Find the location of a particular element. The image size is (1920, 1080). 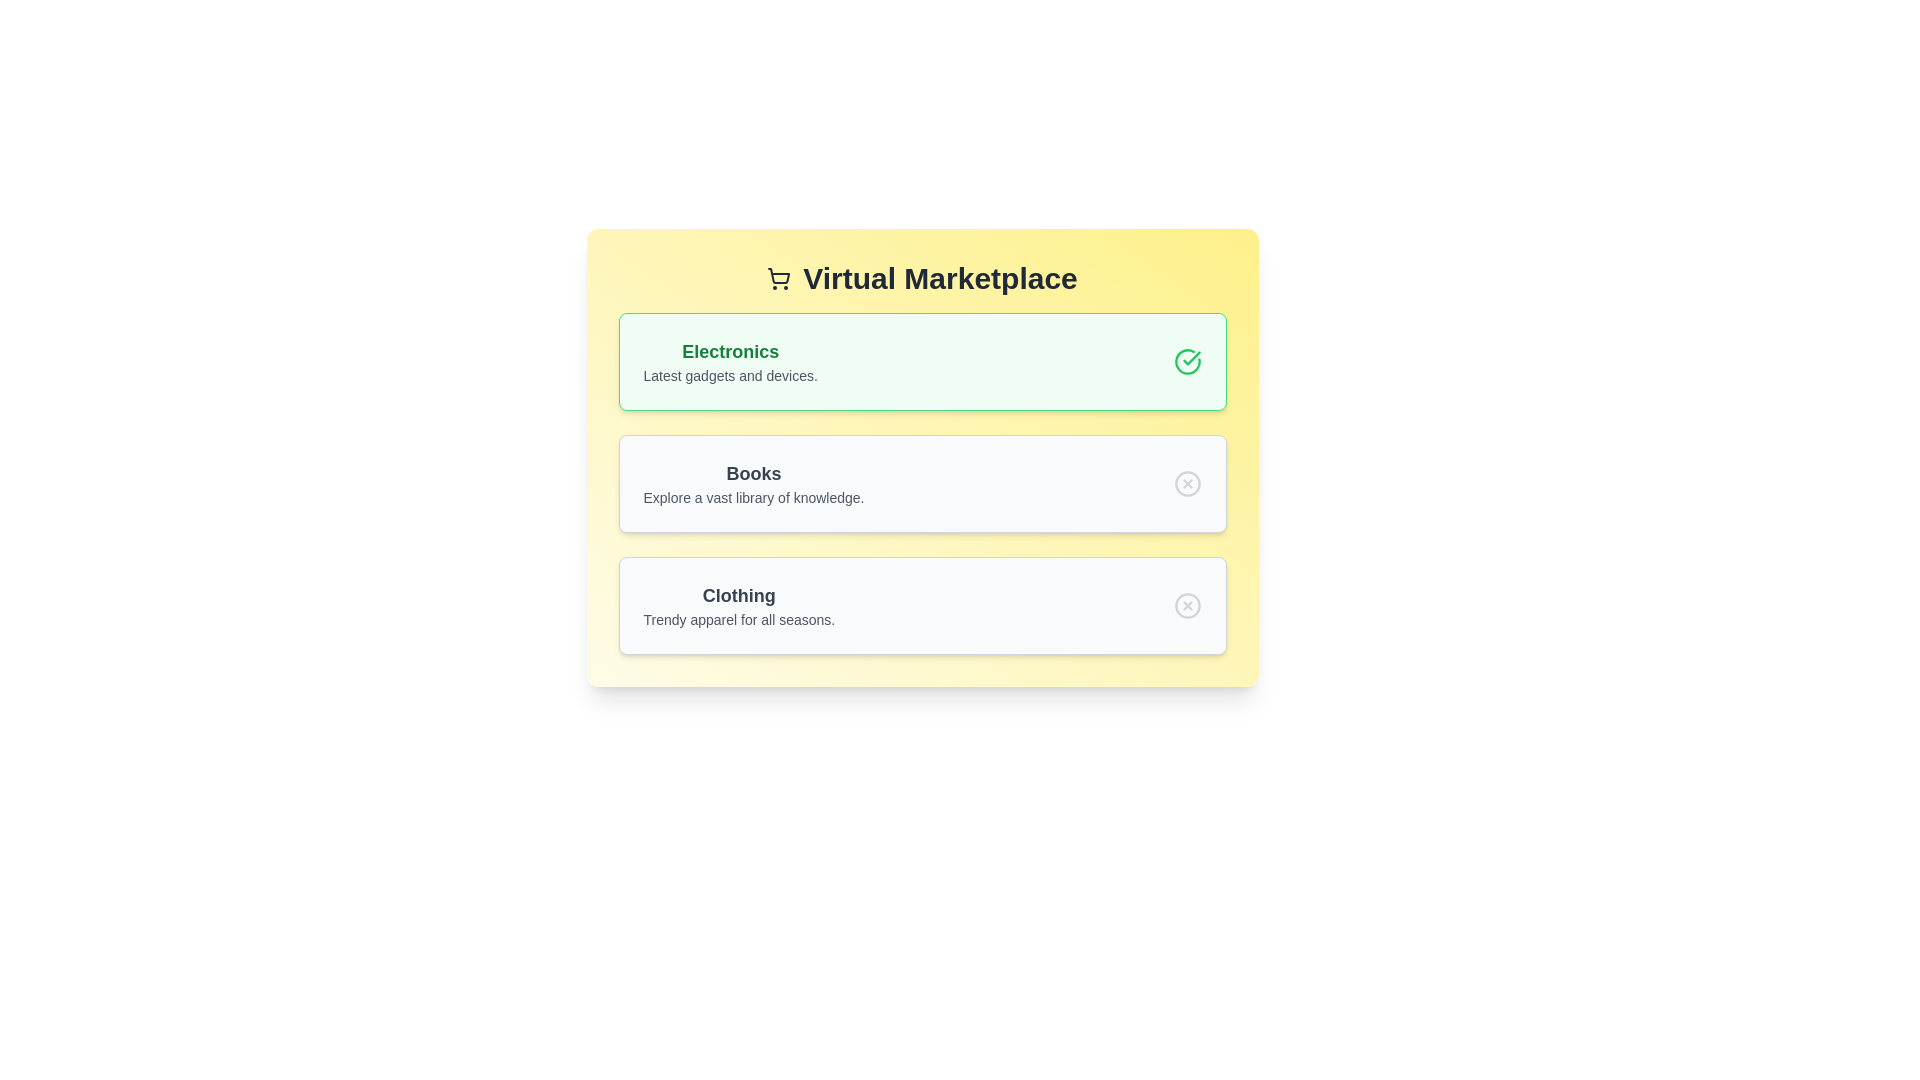

the Clothing item to explore additional interactions is located at coordinates (921, 604).